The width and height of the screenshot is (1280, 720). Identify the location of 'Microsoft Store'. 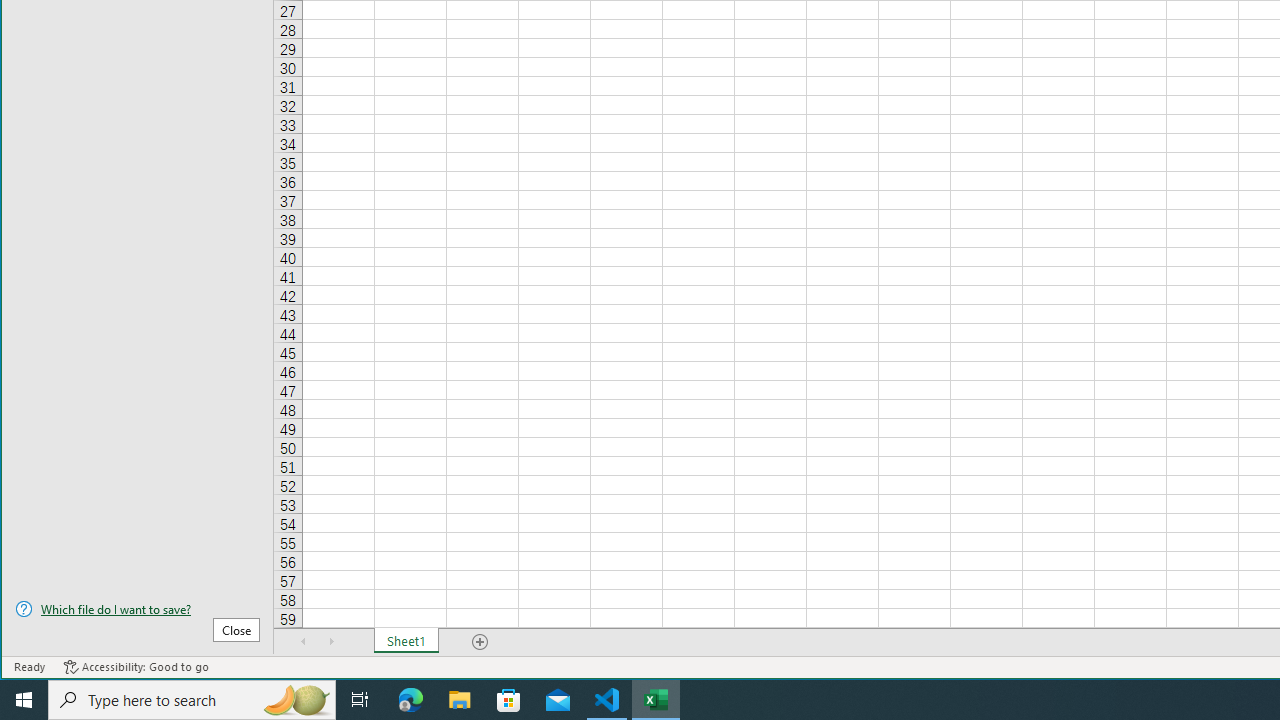
(509, 698).